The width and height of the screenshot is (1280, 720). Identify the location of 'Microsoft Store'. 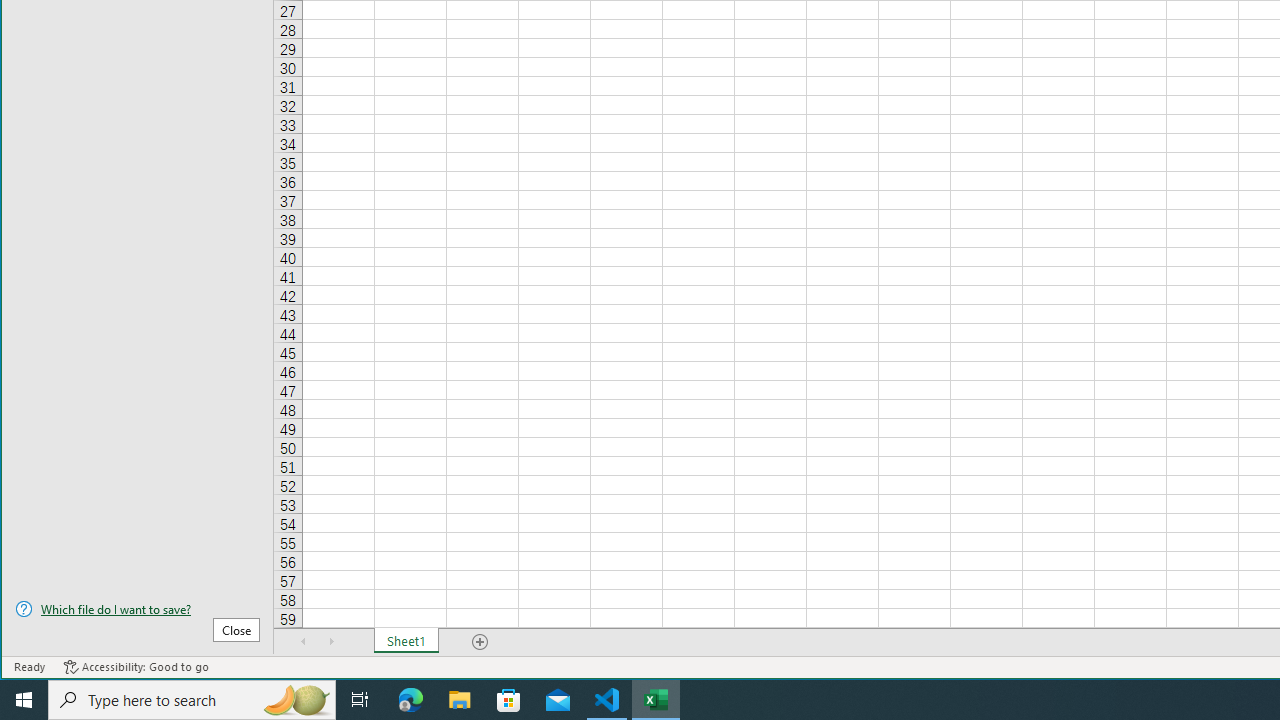
(509, 698).